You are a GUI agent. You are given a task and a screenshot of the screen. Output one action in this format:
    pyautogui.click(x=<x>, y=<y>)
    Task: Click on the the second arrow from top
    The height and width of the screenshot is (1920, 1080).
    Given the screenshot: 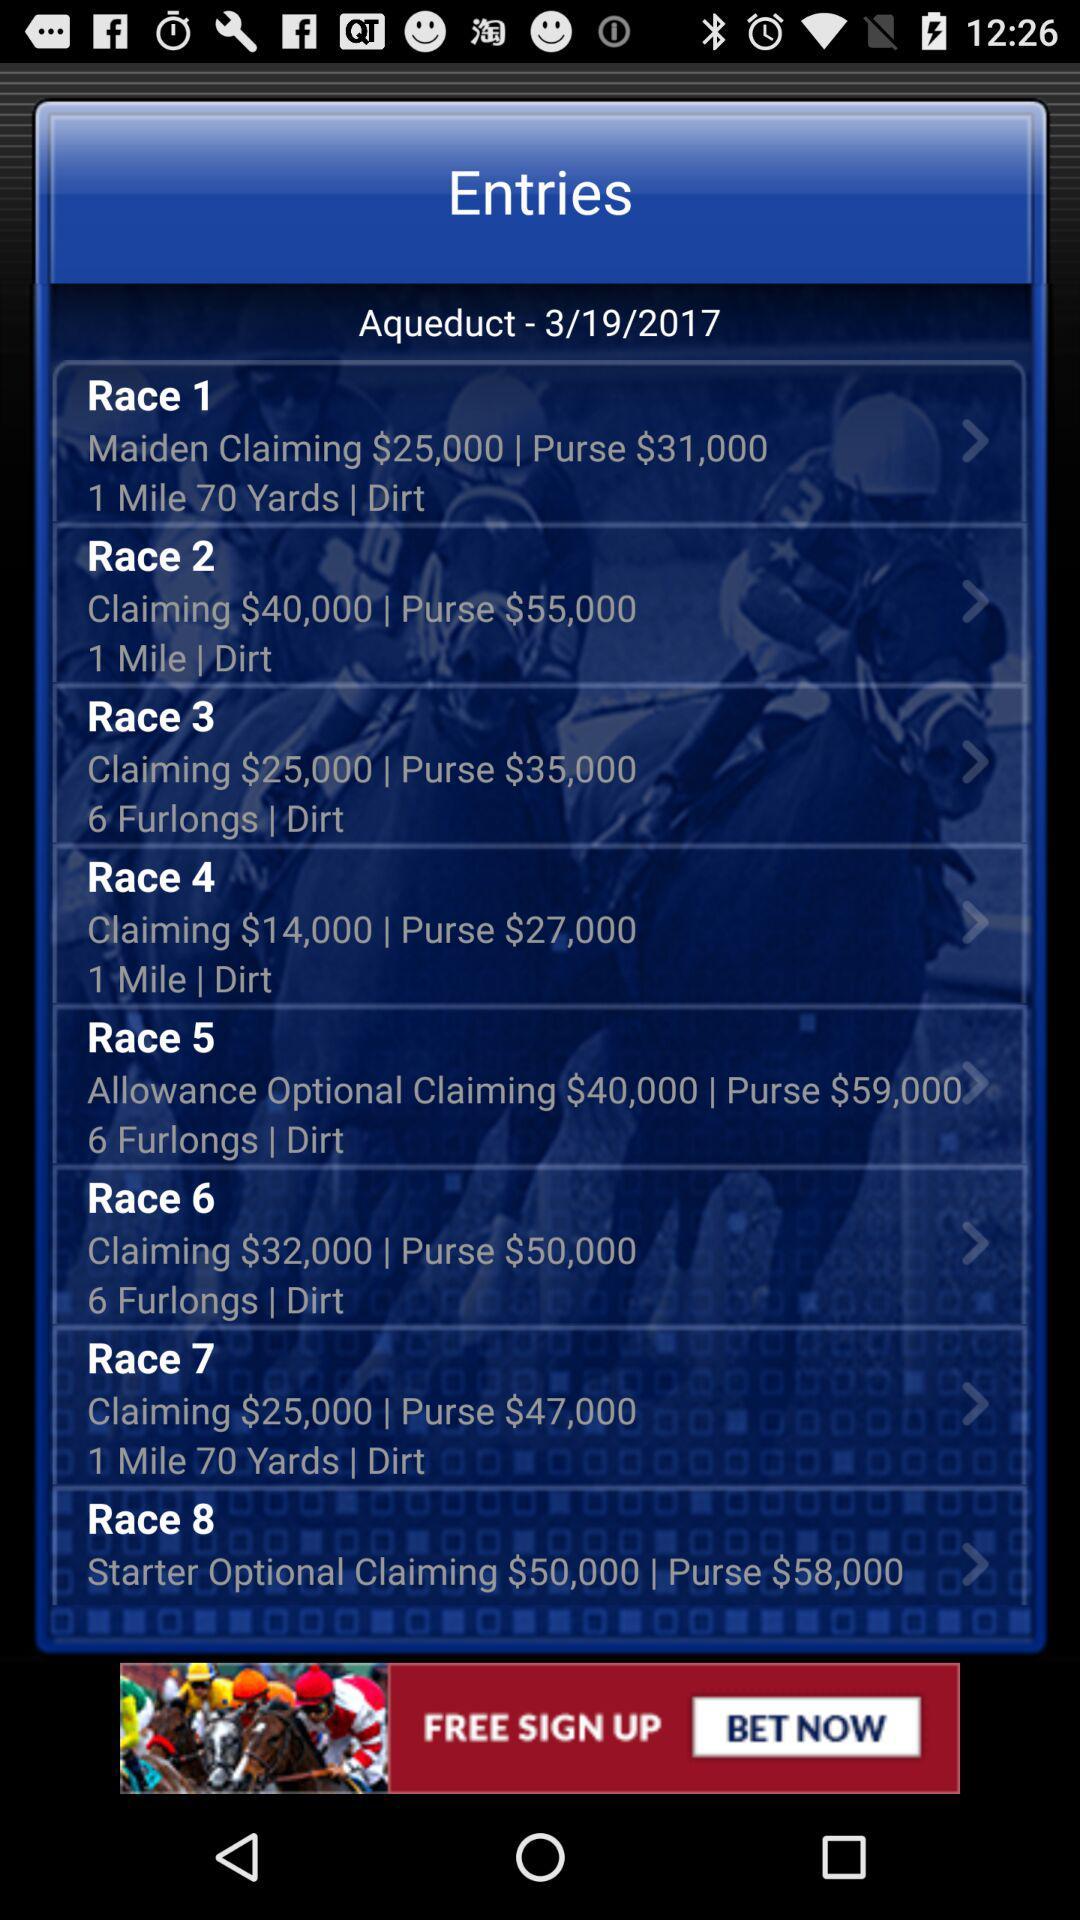 What is the action you would take?
    pyautogui.click(x=974, y=599)
    